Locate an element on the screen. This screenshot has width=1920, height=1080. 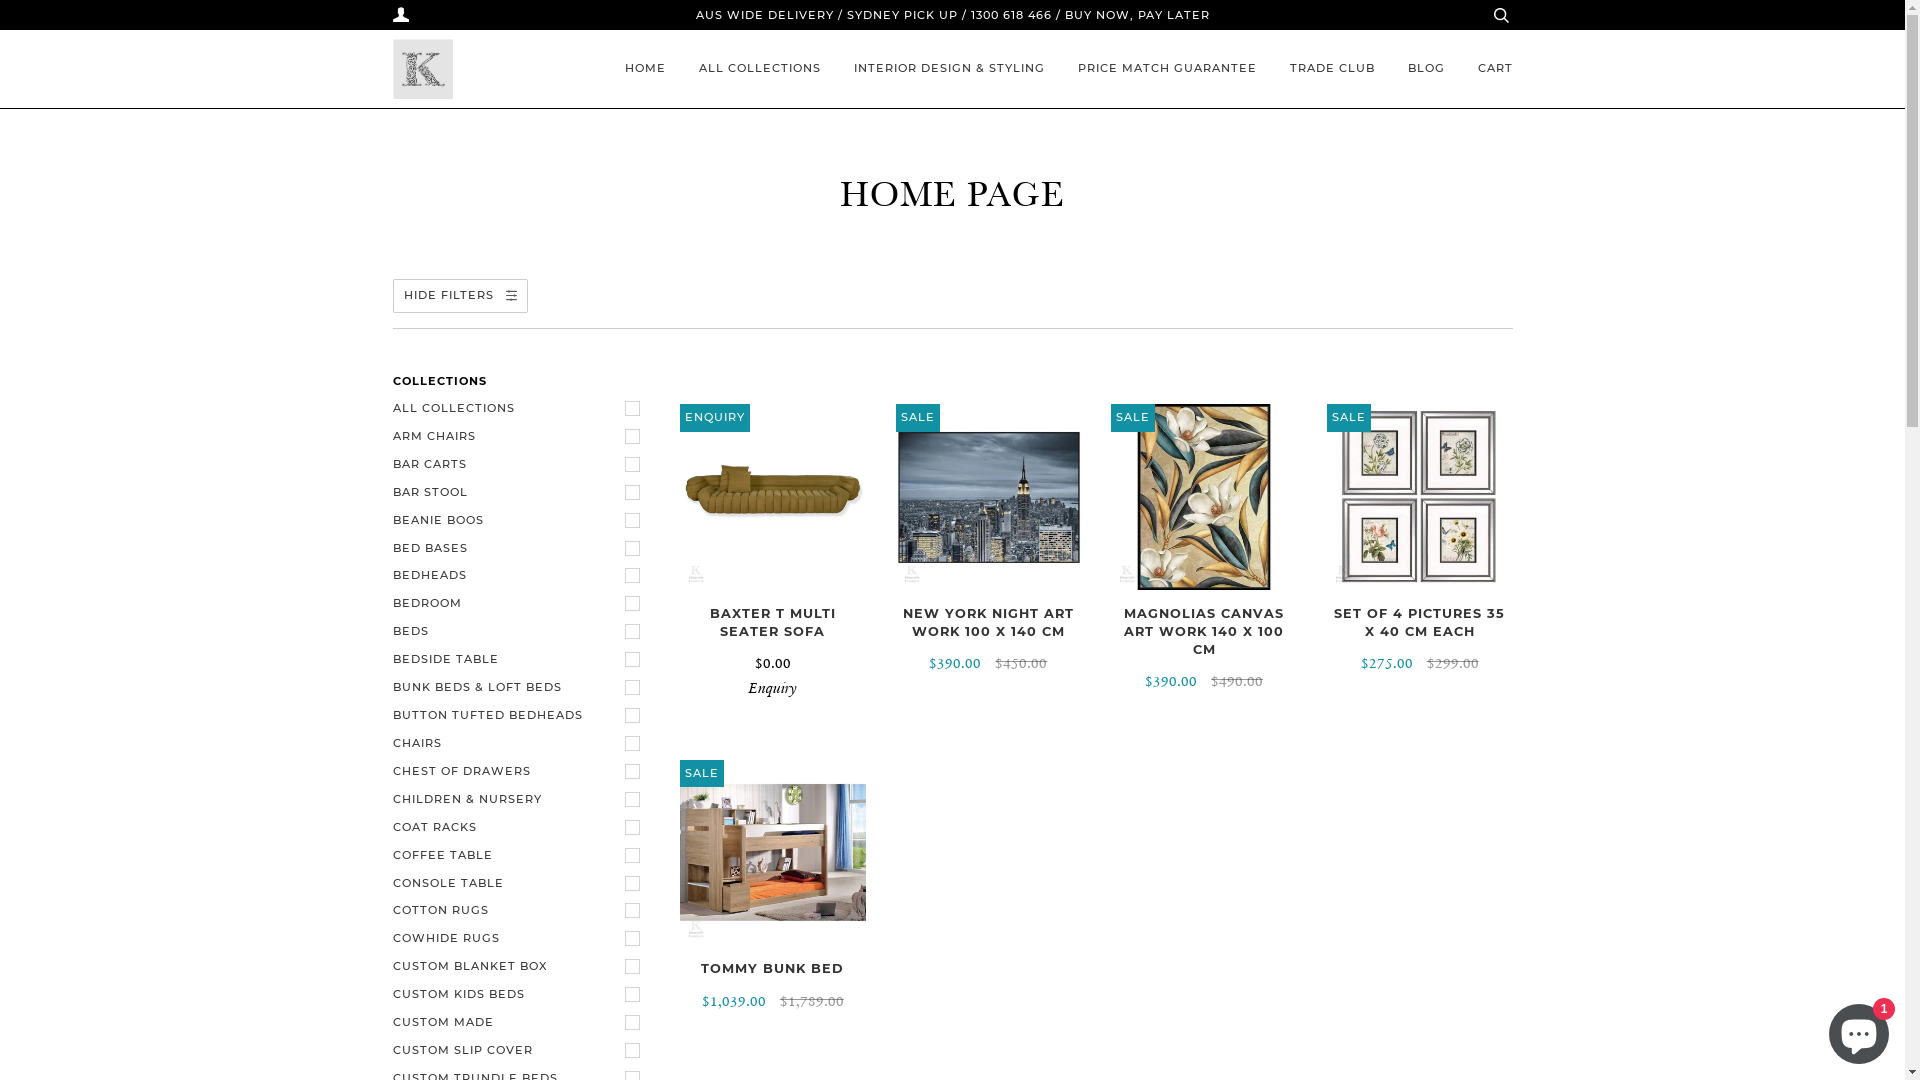
'COWHIDE RUGS' is located at coordinates (521, 938).